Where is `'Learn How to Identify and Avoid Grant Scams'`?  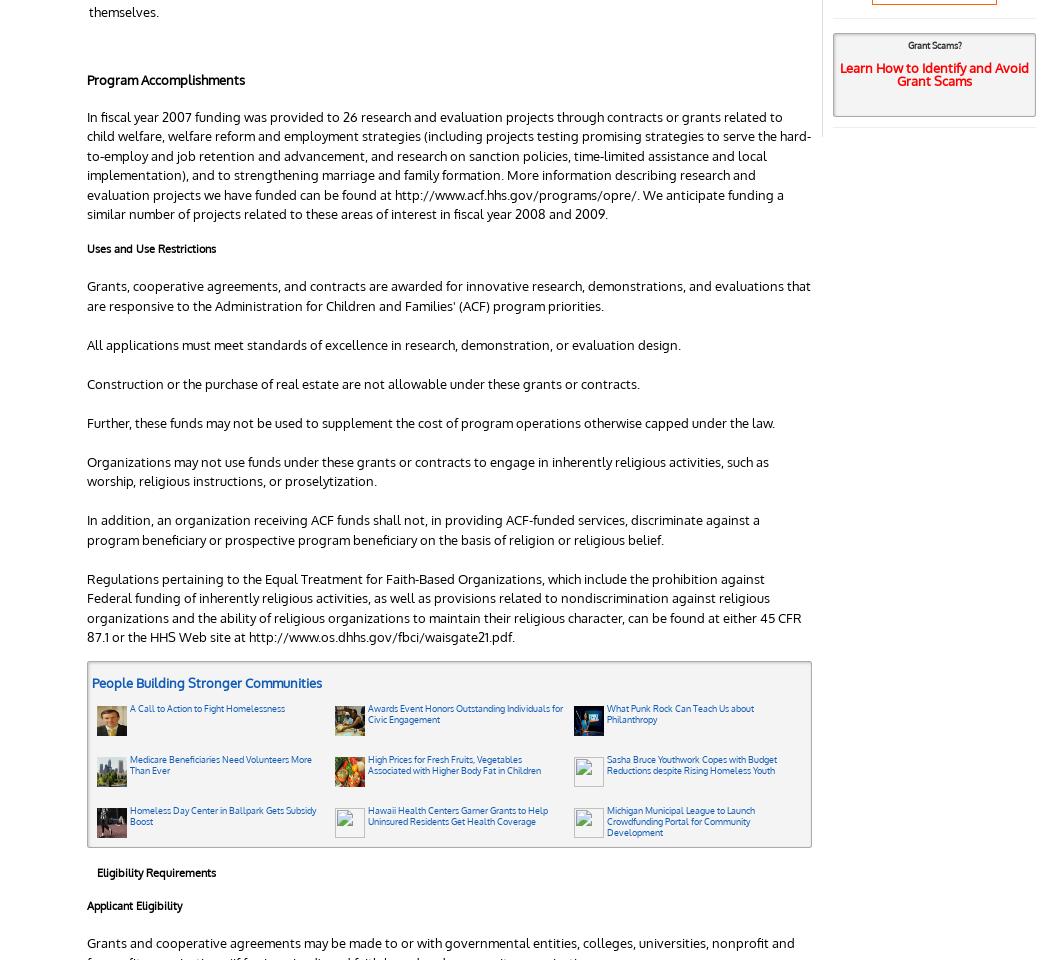
'Learn How to Identify and Avoid Grant Scams' is located at coordinates (934, 73).